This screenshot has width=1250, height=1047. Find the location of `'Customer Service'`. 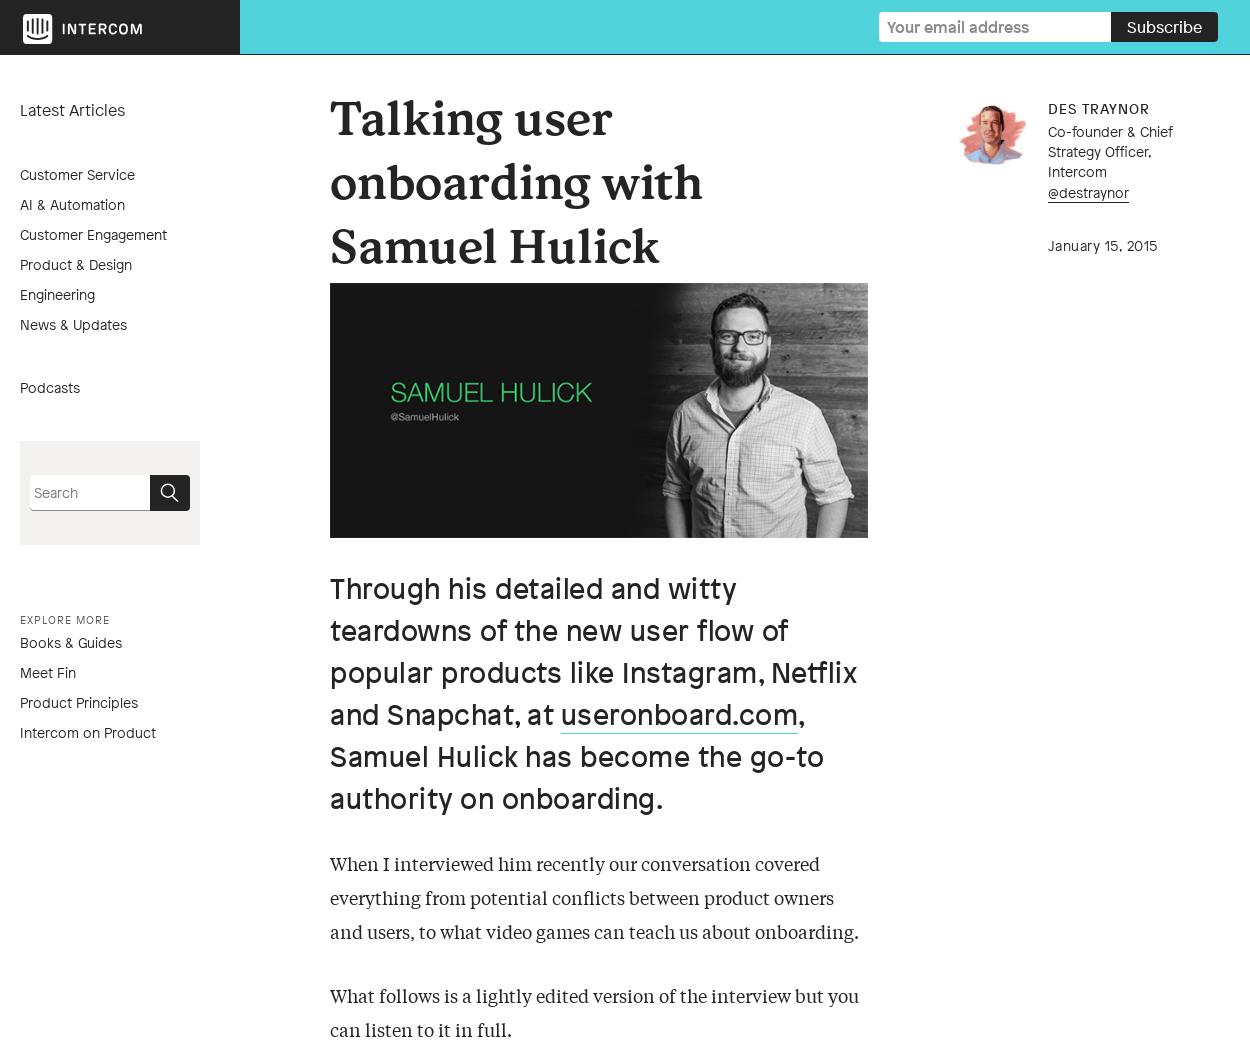

'Customer Service' is located at coordinates (76, 173).